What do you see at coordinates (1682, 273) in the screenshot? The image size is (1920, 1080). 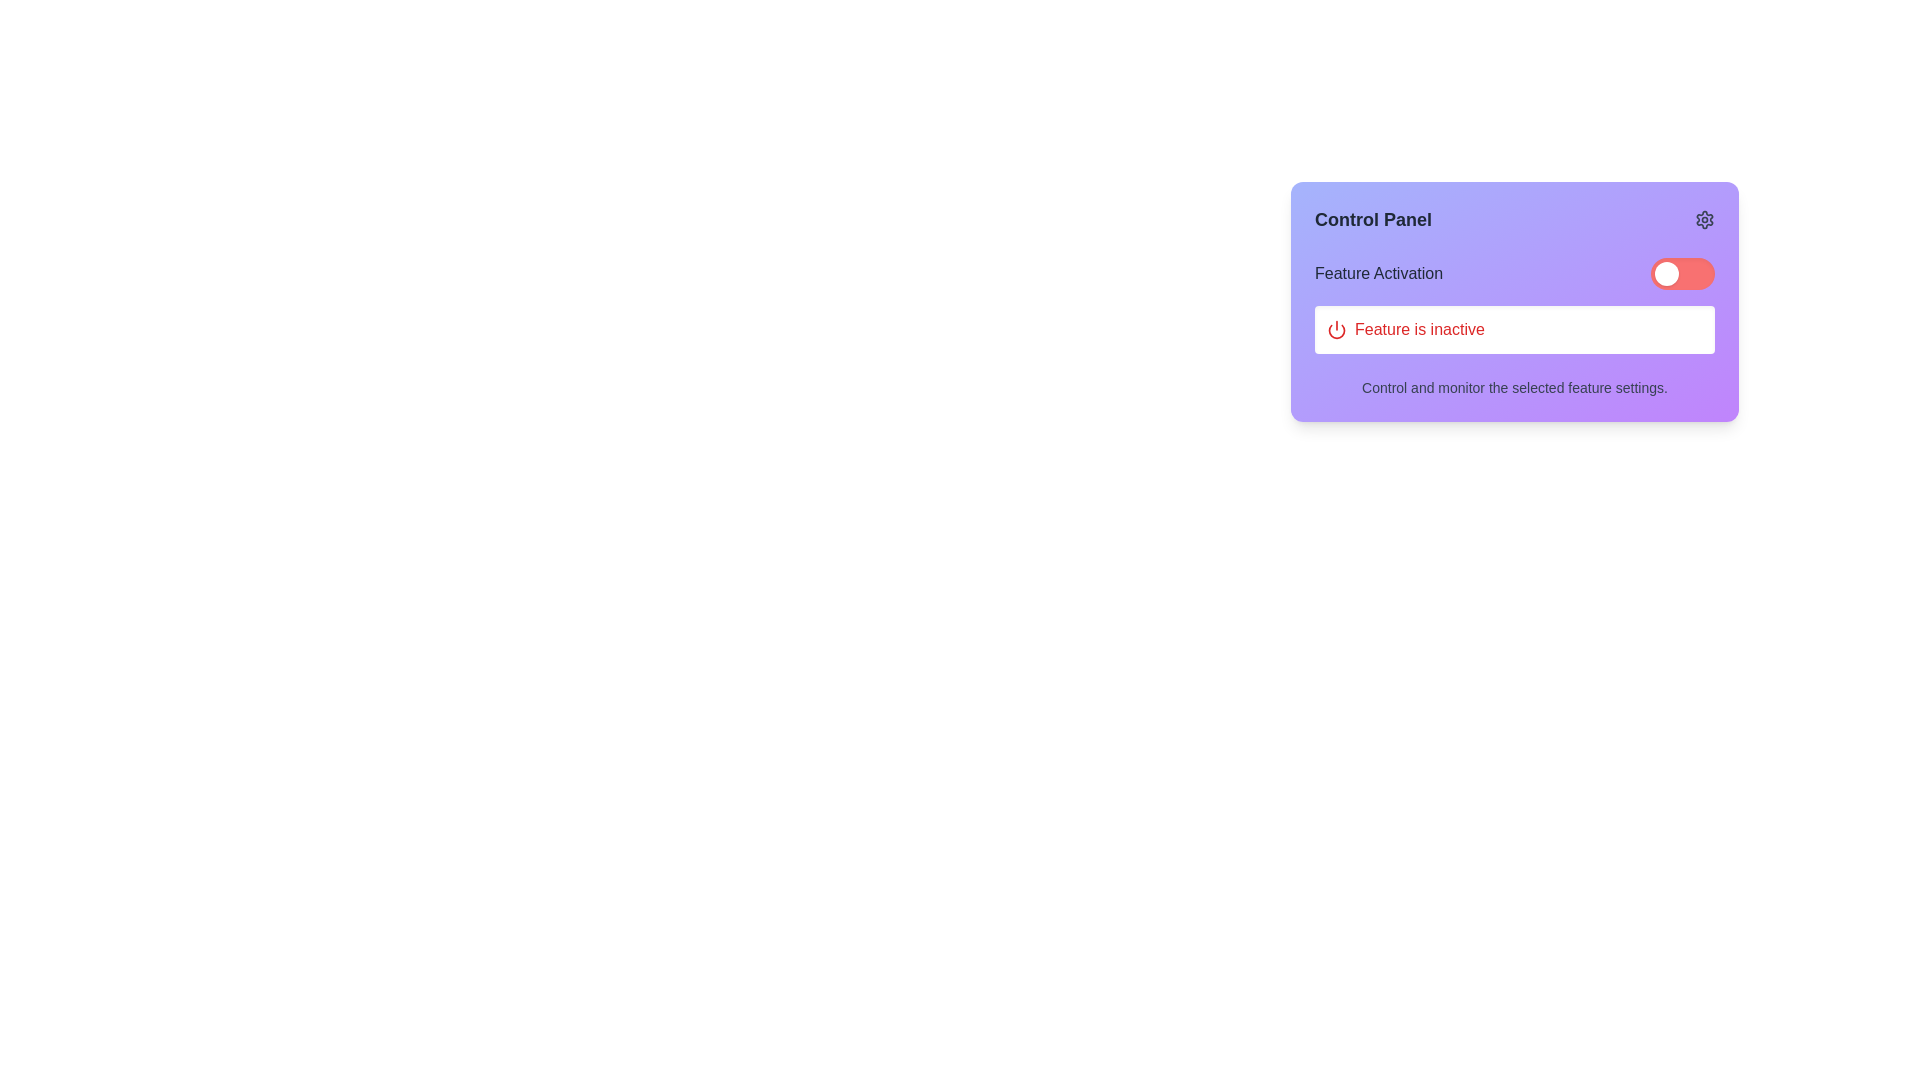 I see `the modern toggle switch with a red background and white circular slider` at bounding box center [1682, 273].